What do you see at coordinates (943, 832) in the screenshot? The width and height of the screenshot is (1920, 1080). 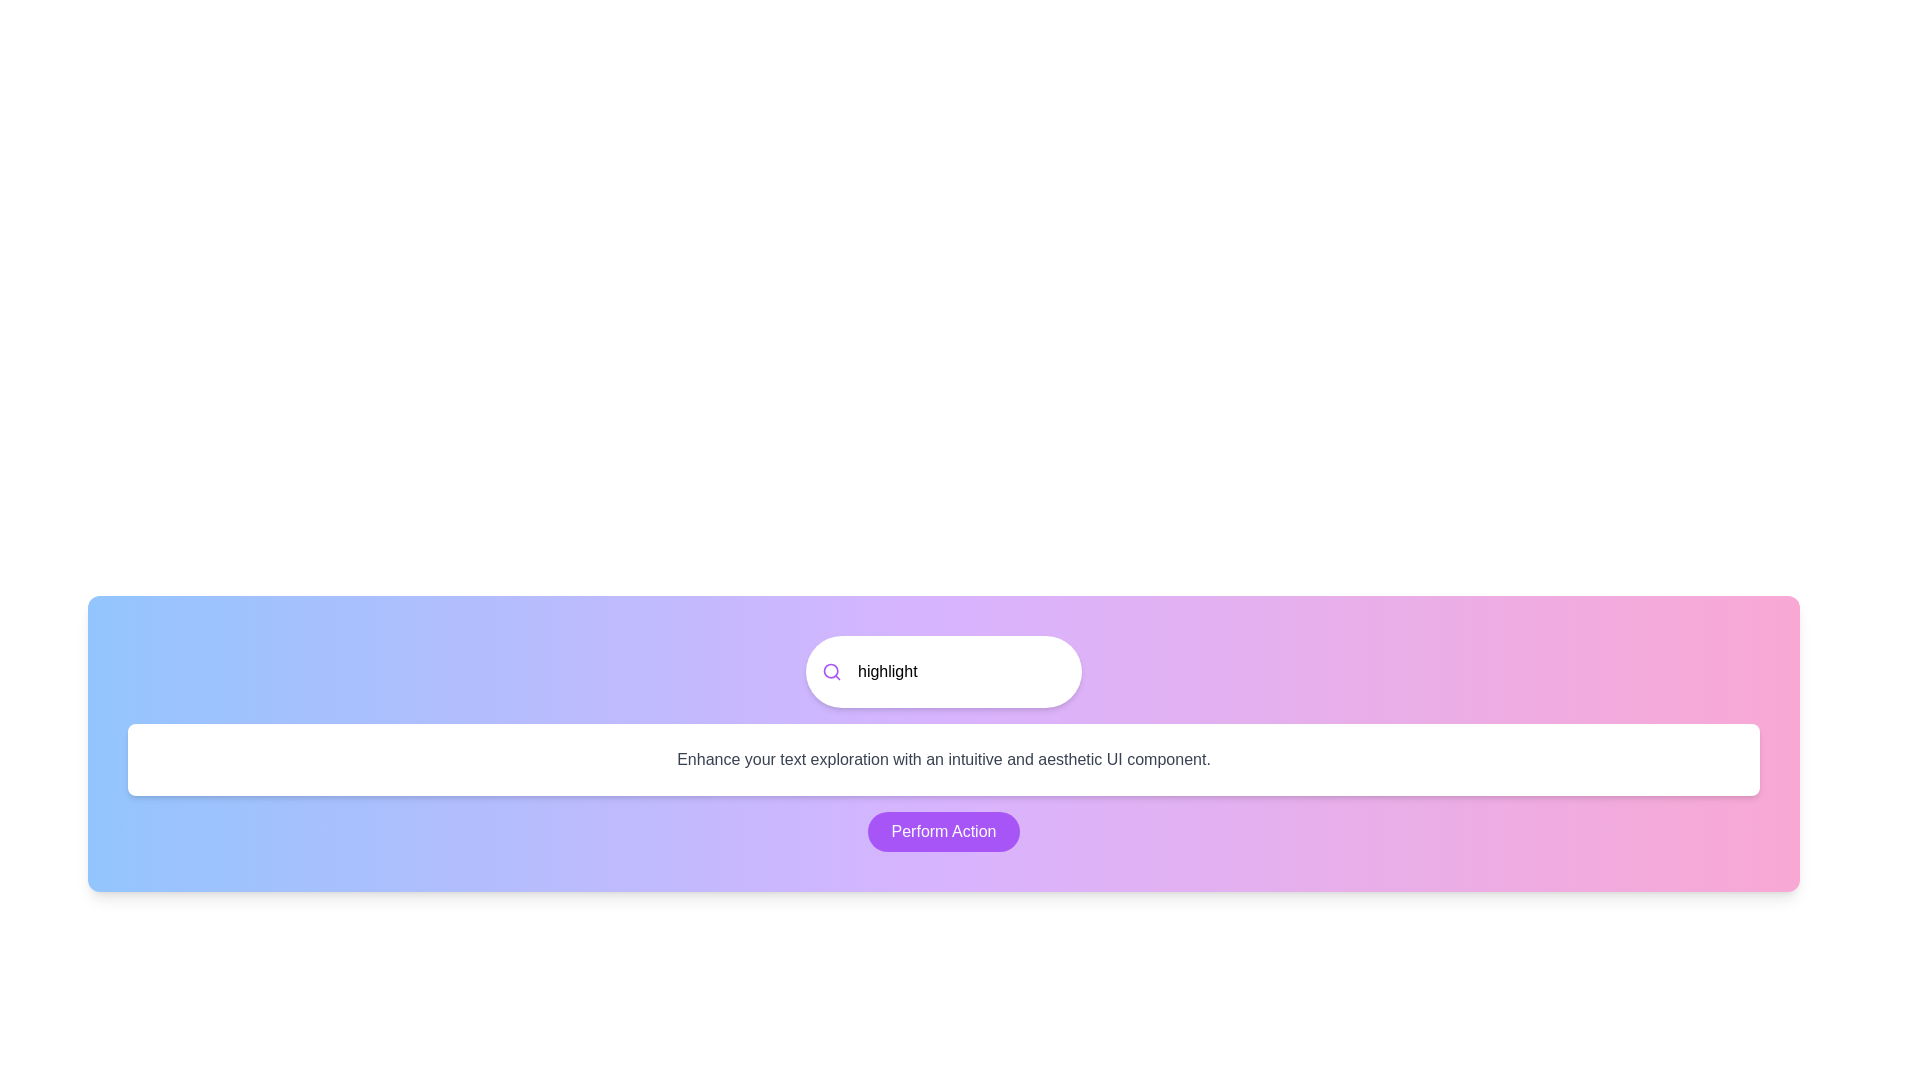 I see `the confirmation button located centrally below the text input field` at bounding box center [943, 832].